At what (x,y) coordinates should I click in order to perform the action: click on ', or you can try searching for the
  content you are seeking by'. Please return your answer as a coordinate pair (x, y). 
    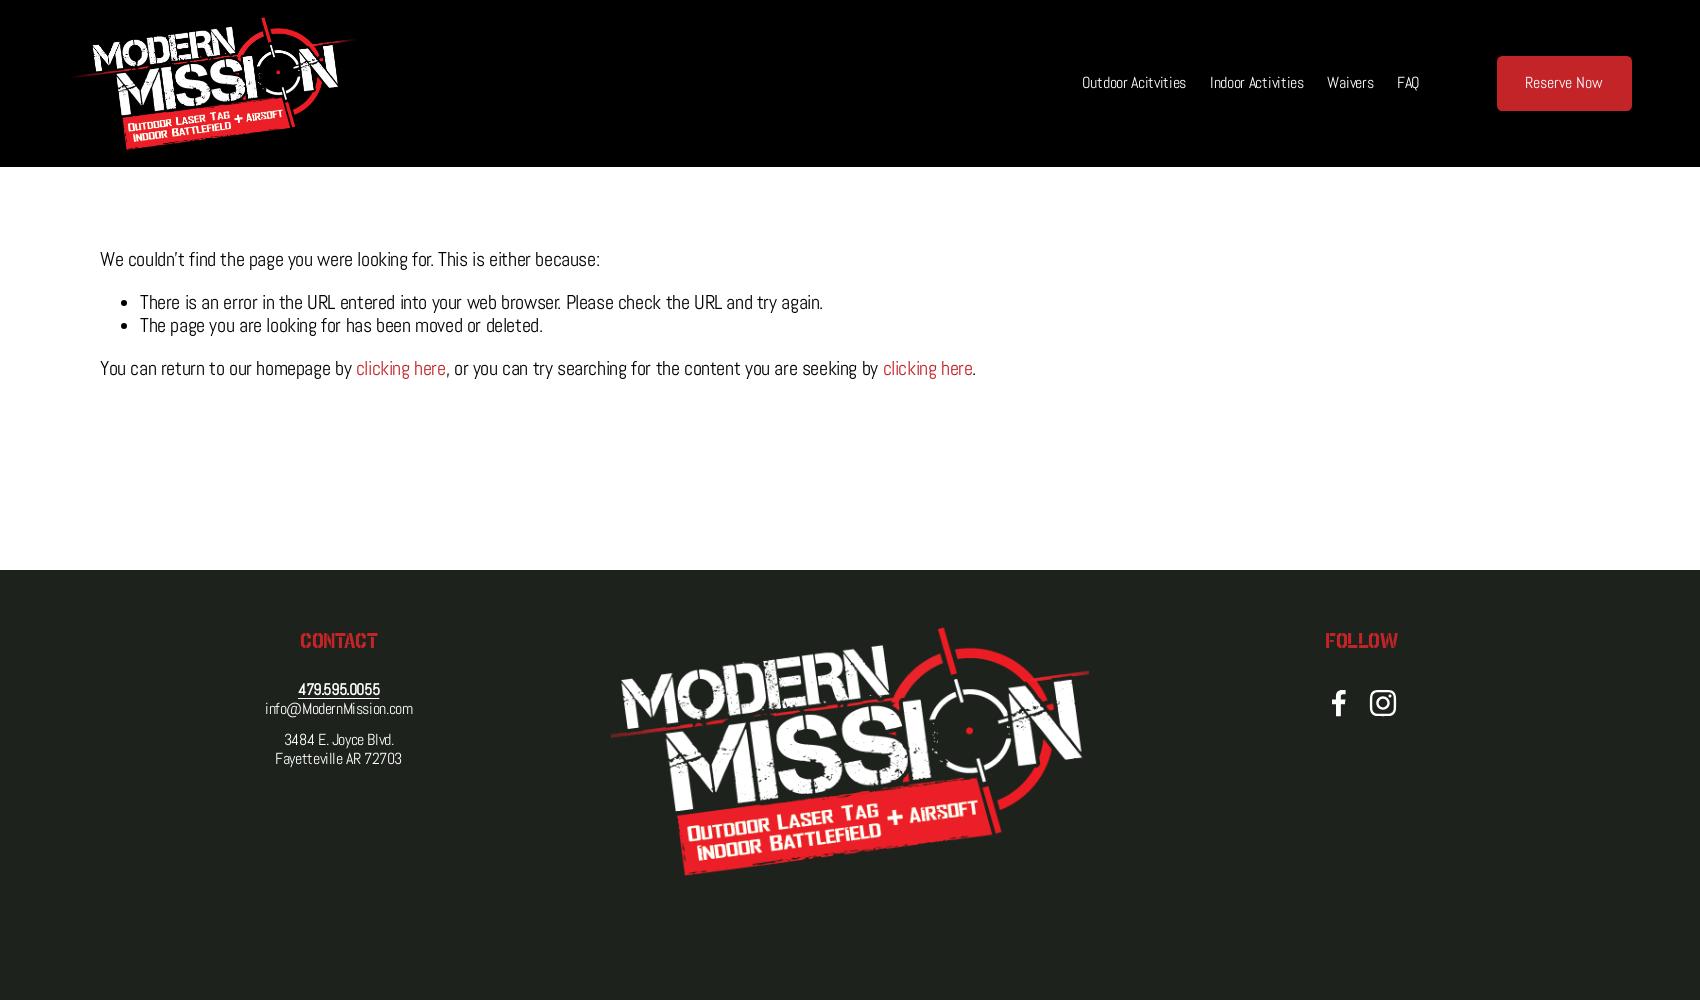
    Looking at the image, I should click on (663, 367).